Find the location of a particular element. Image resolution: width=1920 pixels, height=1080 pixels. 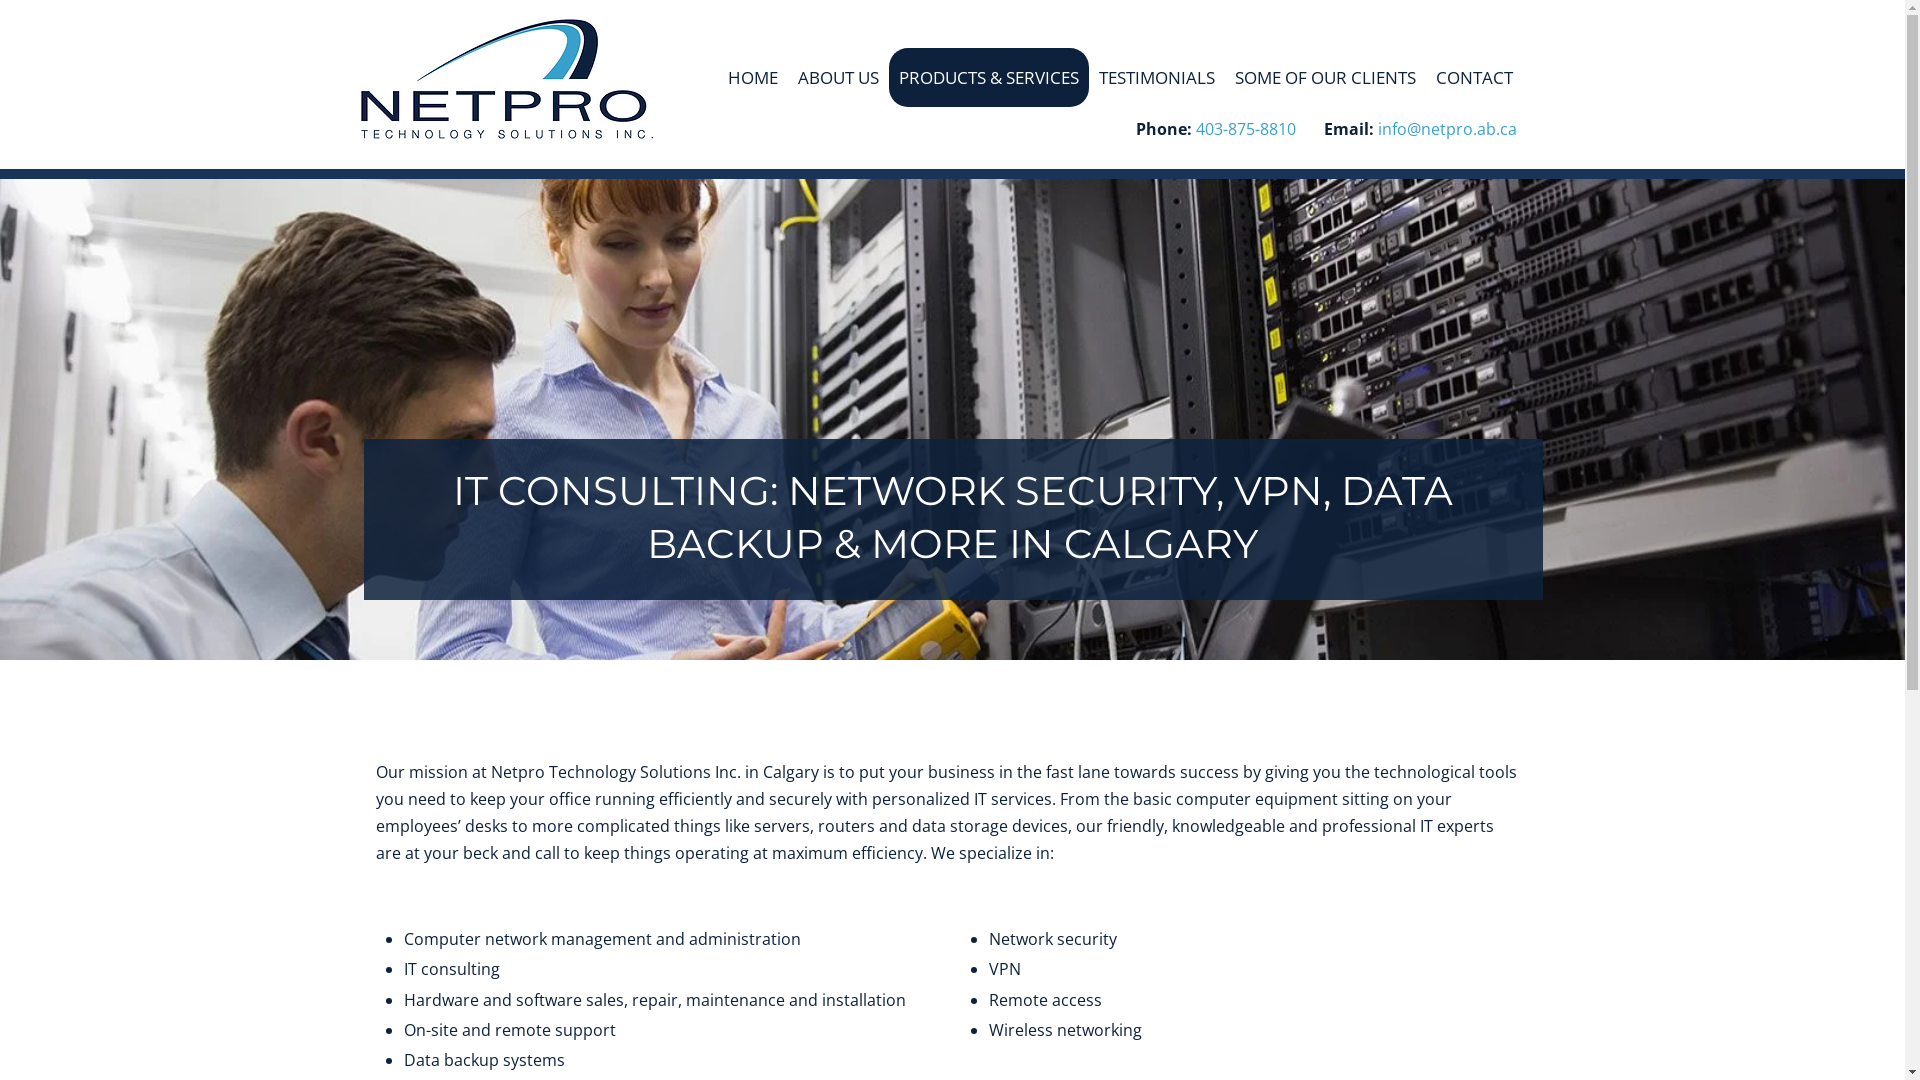

'SOME OF OUR CLIENTS' is located at coordinates (1223, 76).